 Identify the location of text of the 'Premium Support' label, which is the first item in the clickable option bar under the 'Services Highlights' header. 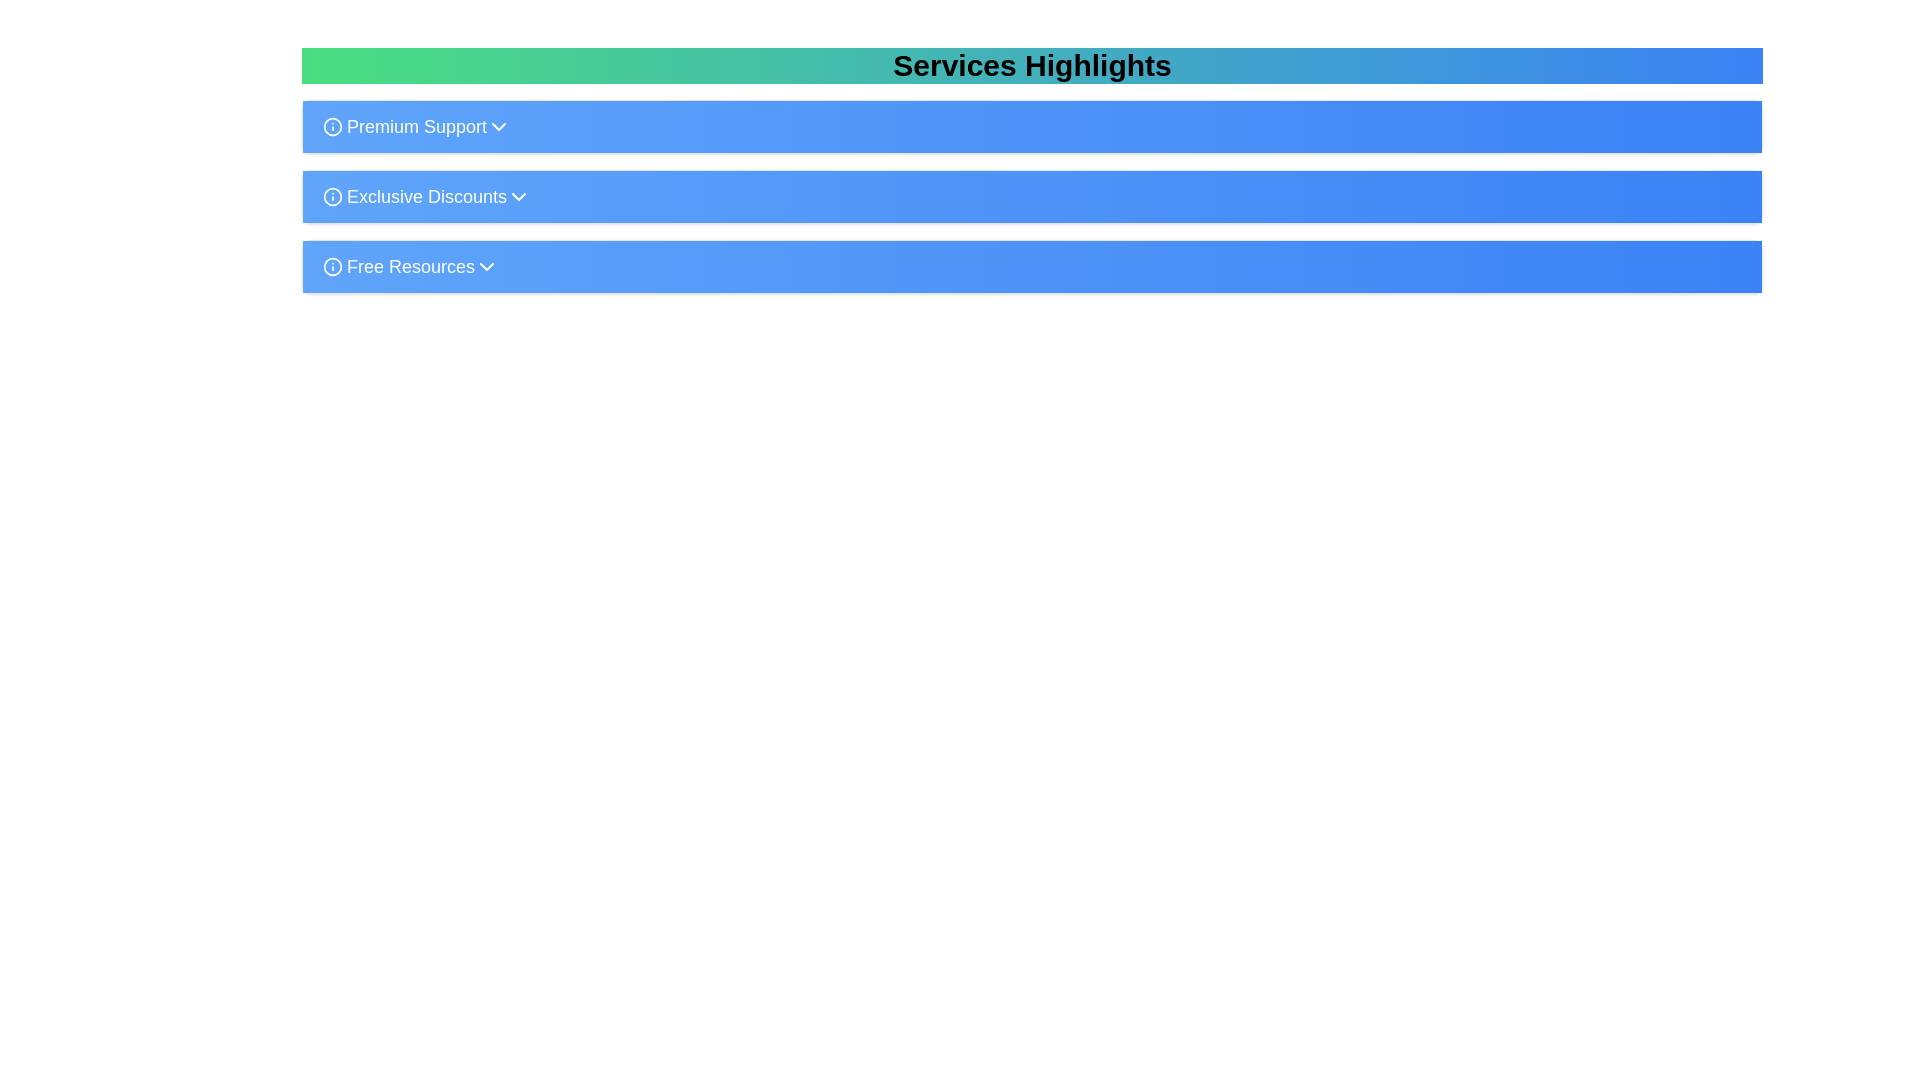
(404, 127).